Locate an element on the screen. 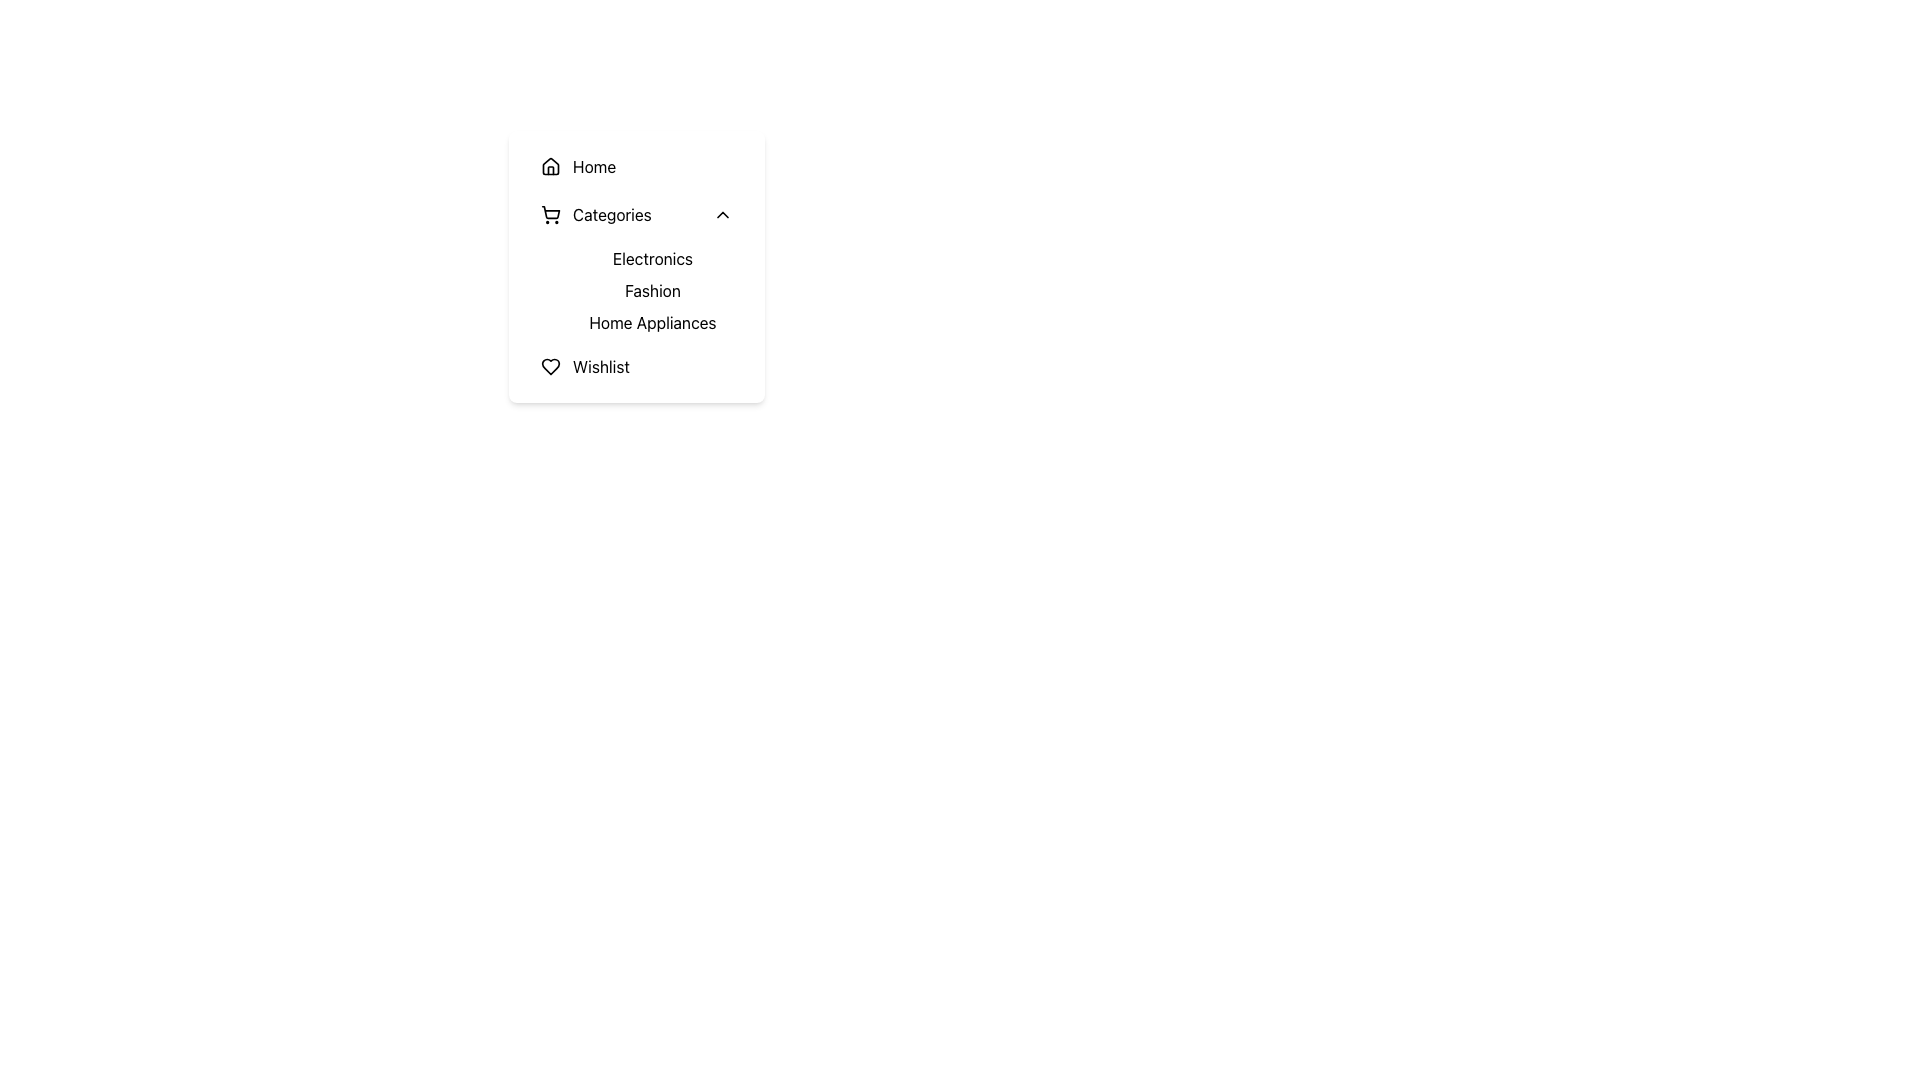 The image size is (1920, 1080). the 'Electronics' menu link located under the 'Categories' heading is located at coordinates (636, 265).